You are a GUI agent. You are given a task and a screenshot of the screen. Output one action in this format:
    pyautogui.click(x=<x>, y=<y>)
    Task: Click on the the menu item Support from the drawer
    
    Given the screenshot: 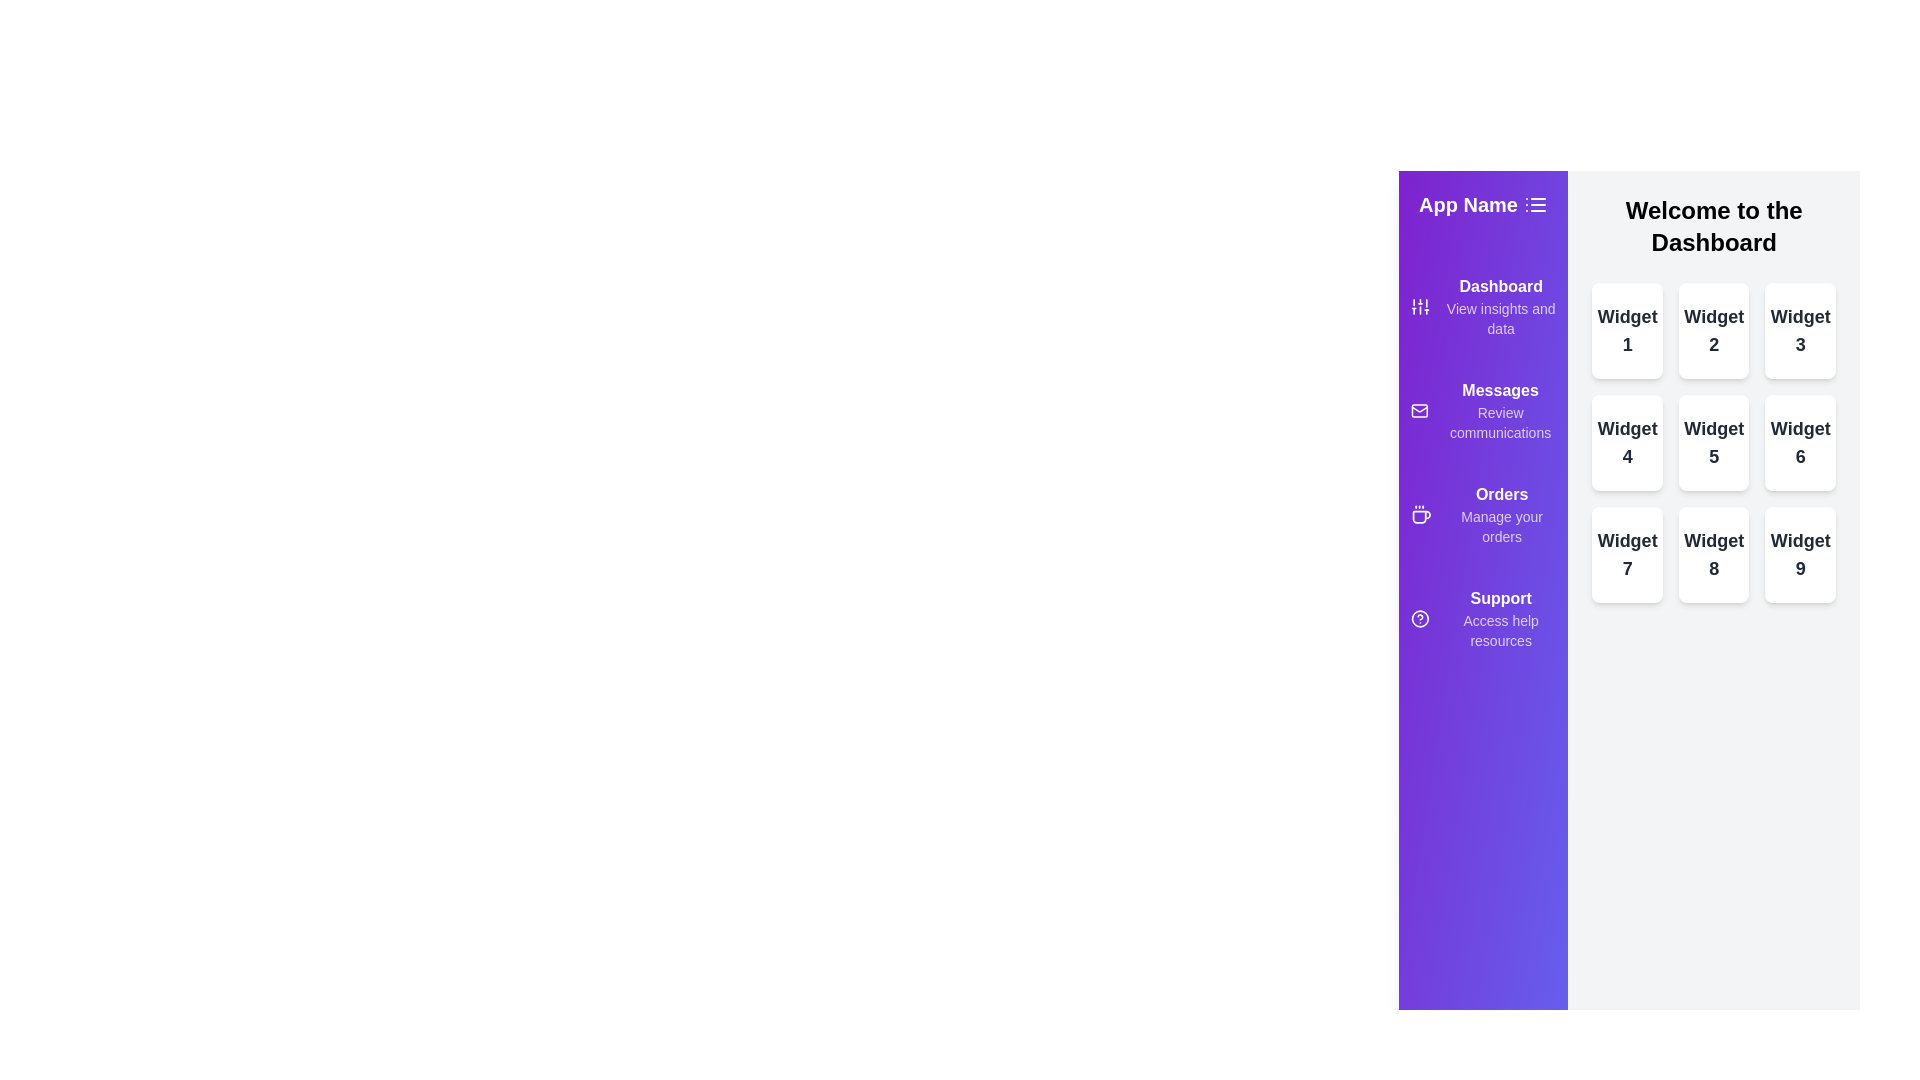 What is the action you would take?
    pyautogui.click(x=1483, y=617)
    